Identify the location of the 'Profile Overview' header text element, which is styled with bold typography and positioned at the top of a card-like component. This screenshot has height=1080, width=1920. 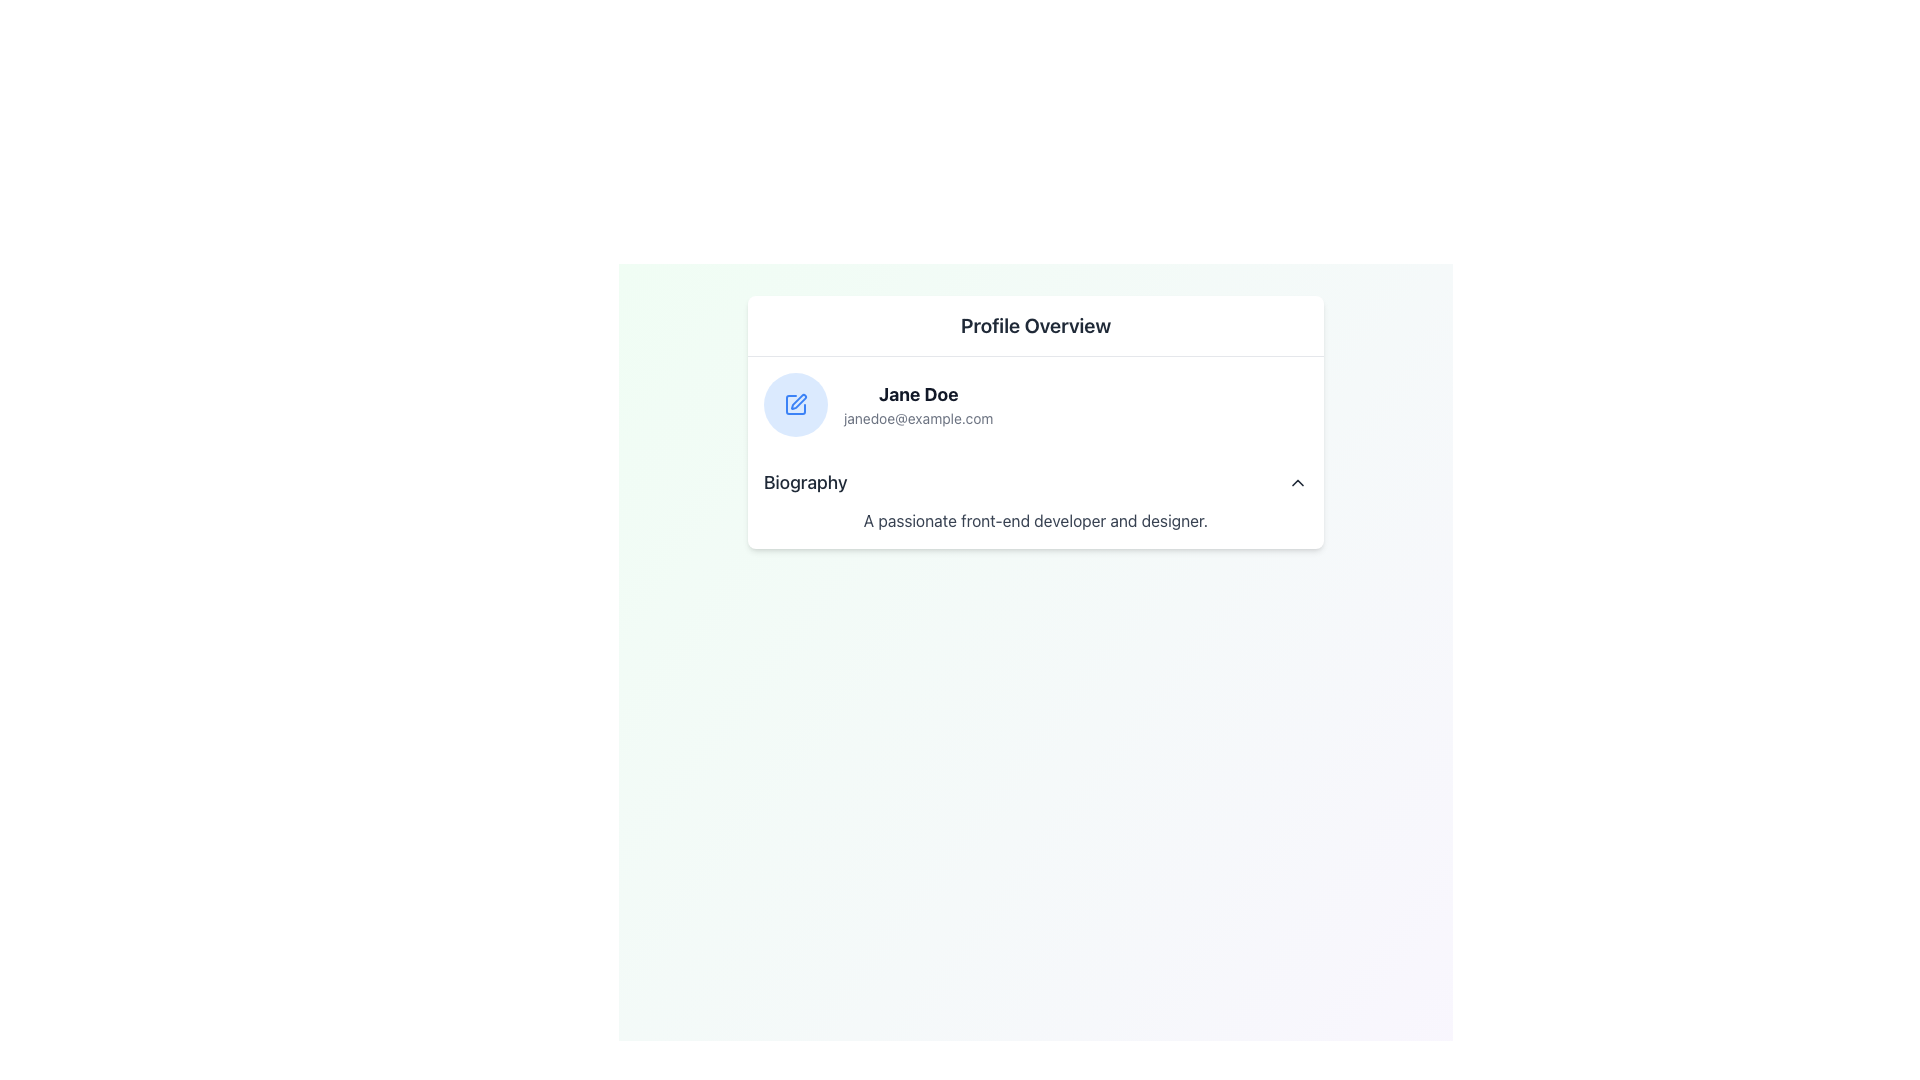
(1036, 325).